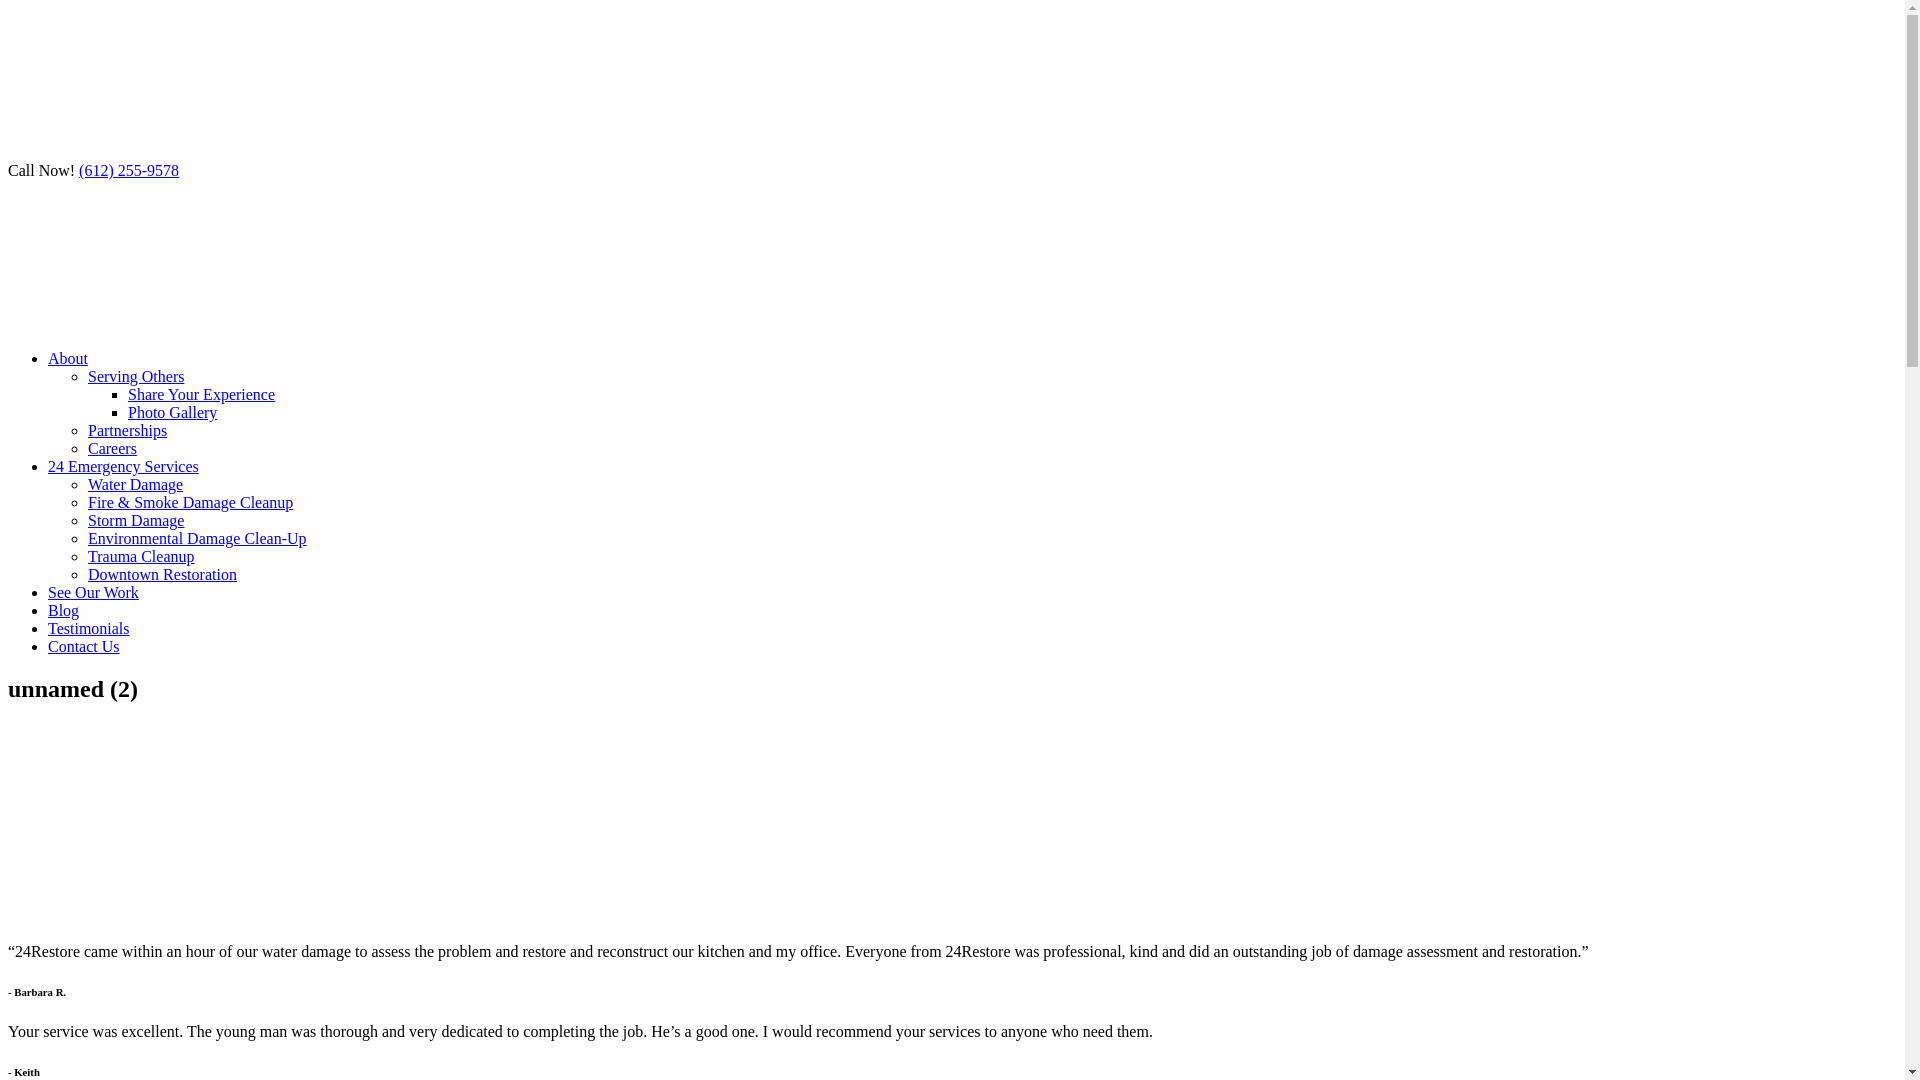  What do you see at coordinates (122, 466) in the screenshot?
I see `'24 Emergency Services'` at bounding box center [122, 466].